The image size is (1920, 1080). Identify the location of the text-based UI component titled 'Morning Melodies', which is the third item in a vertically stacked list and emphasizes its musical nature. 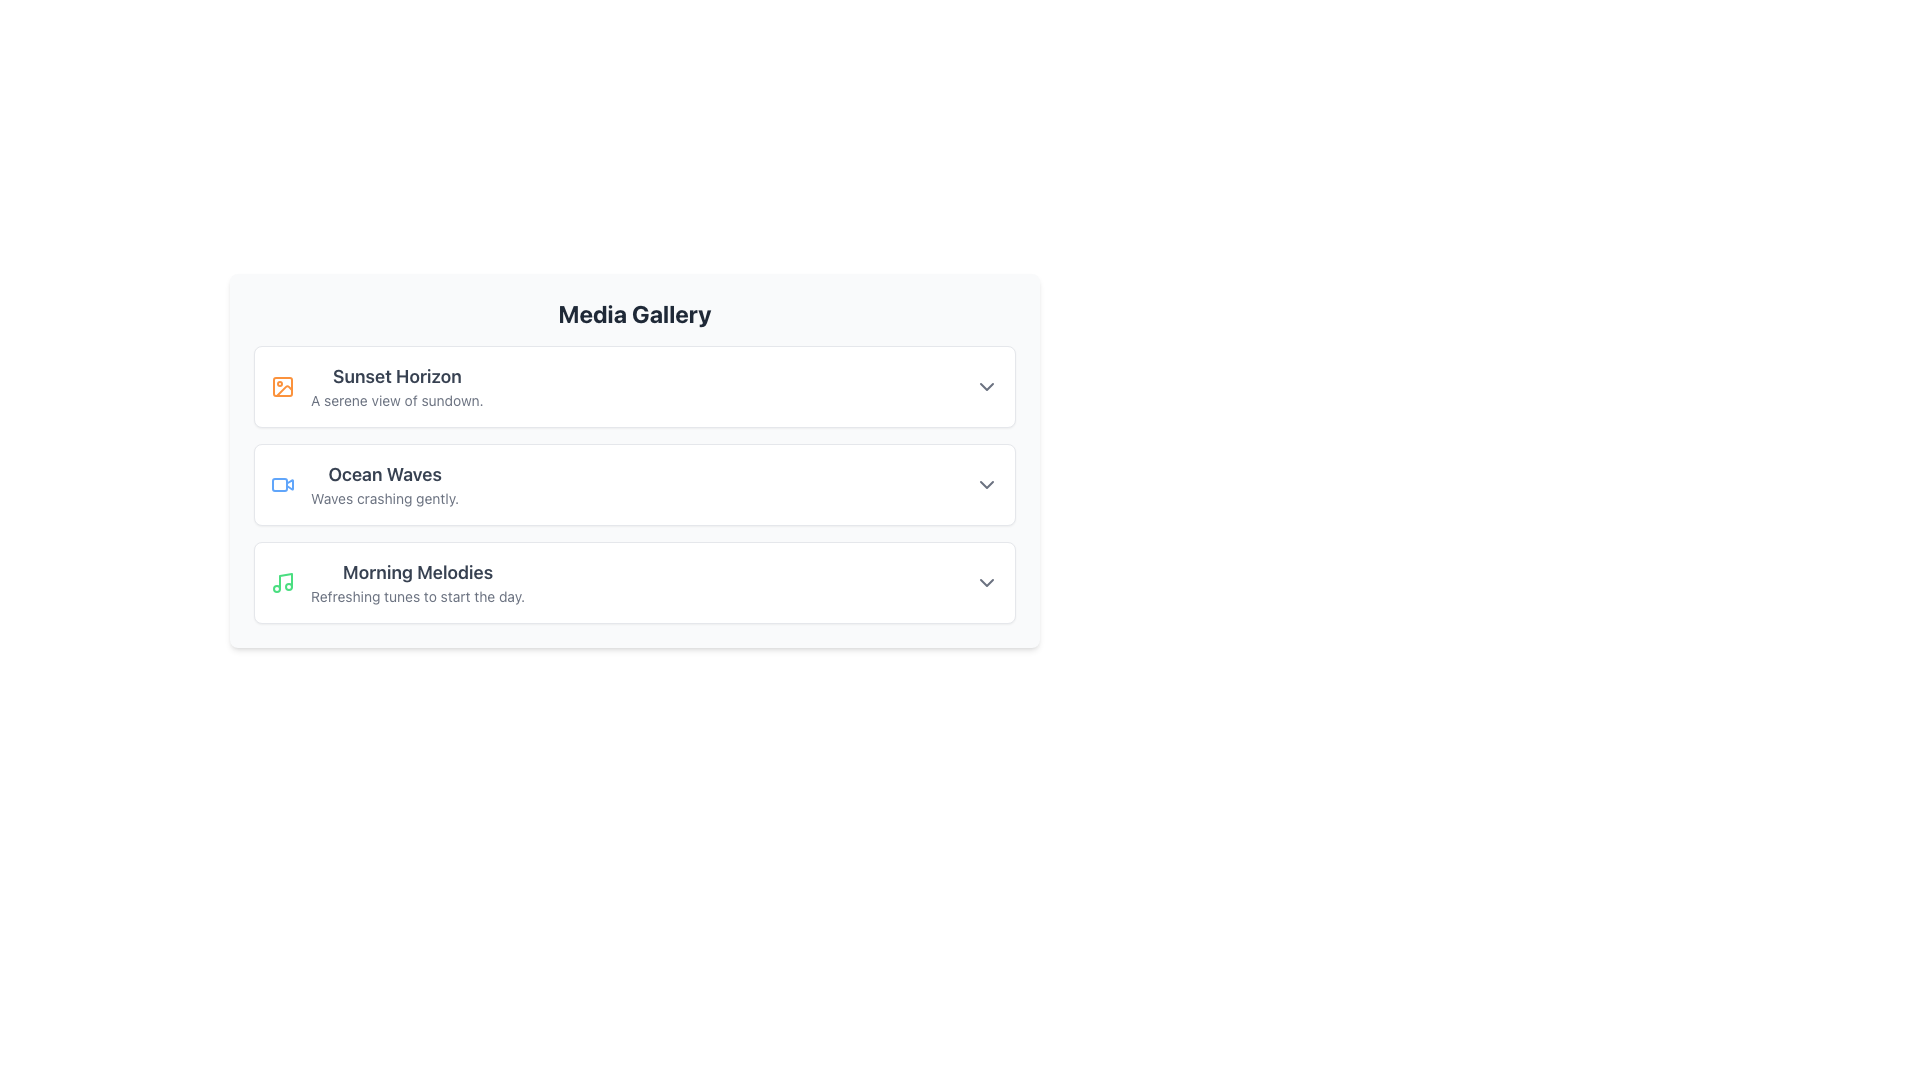
(417, 582).